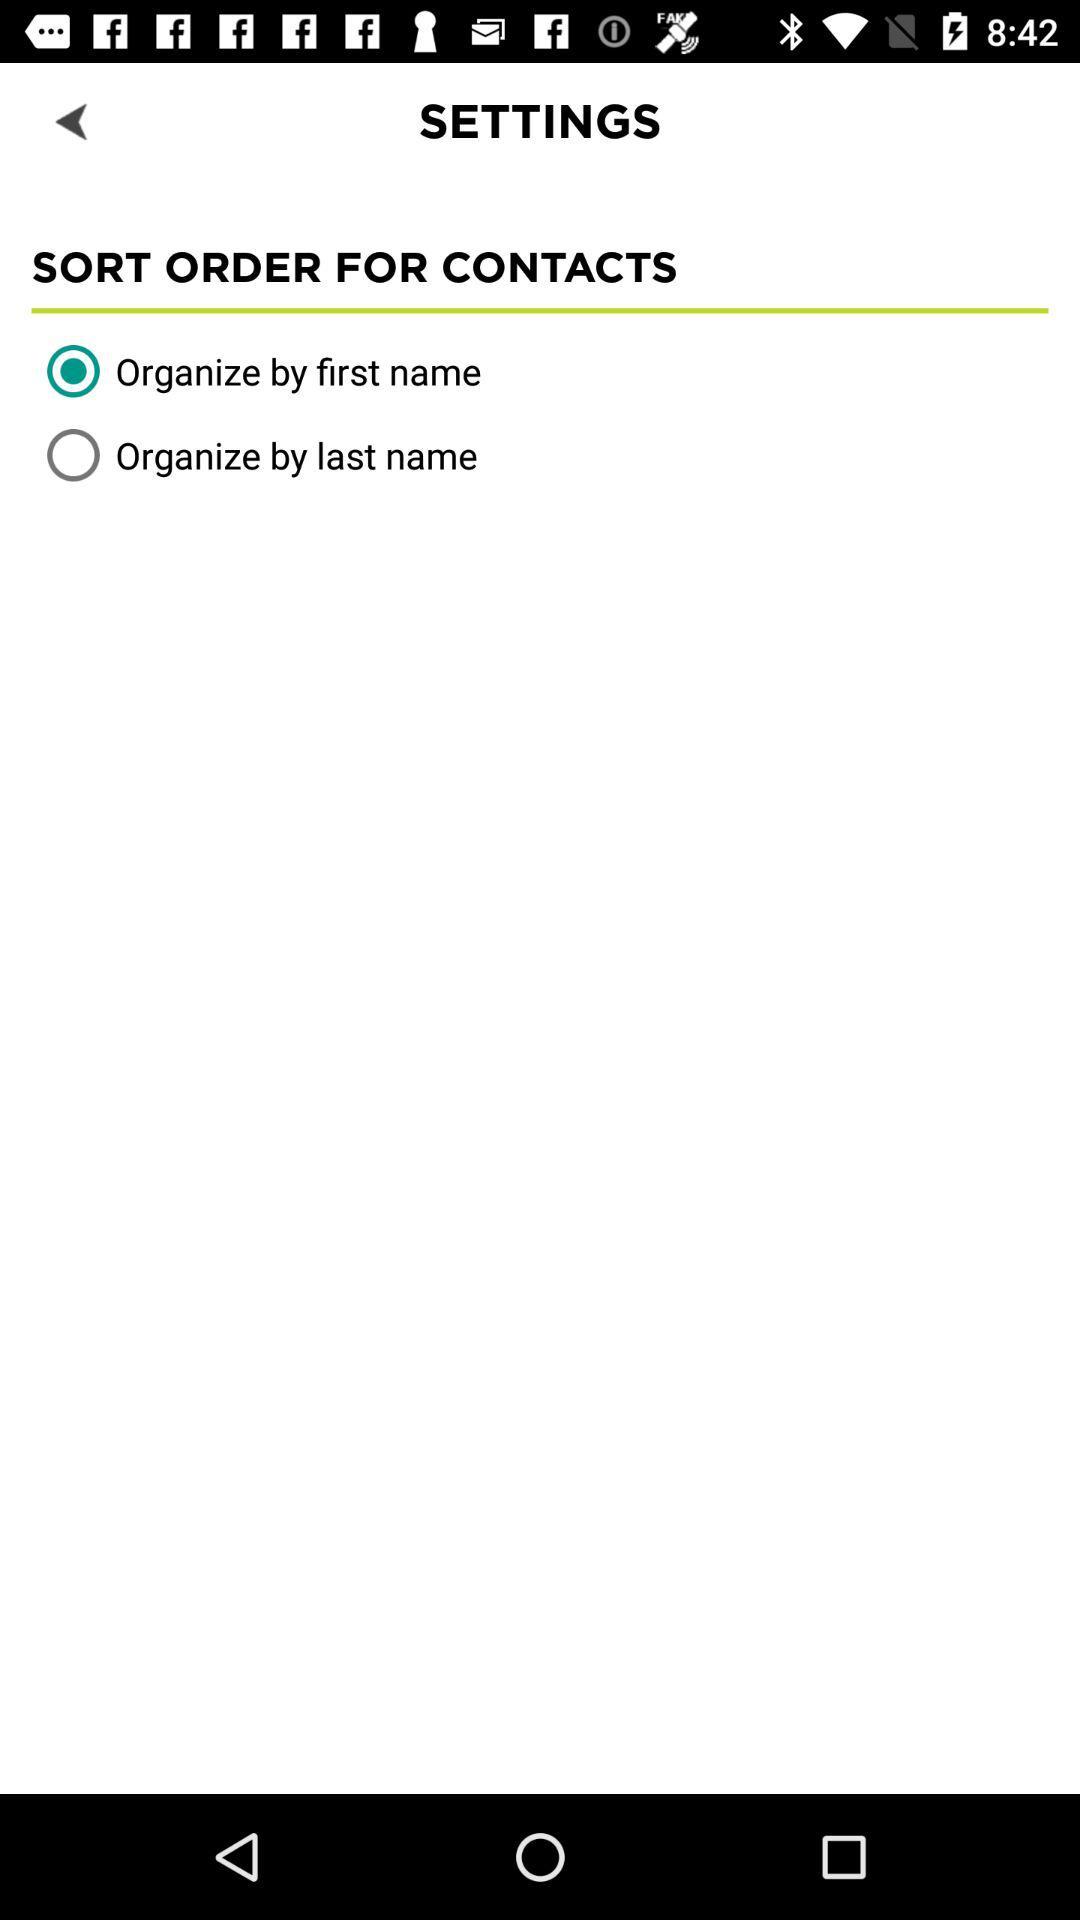  What do you see at coordinates (72, 119) in the screenshot?
I see `the item next to settings icon` at bounding box center [72, 119].